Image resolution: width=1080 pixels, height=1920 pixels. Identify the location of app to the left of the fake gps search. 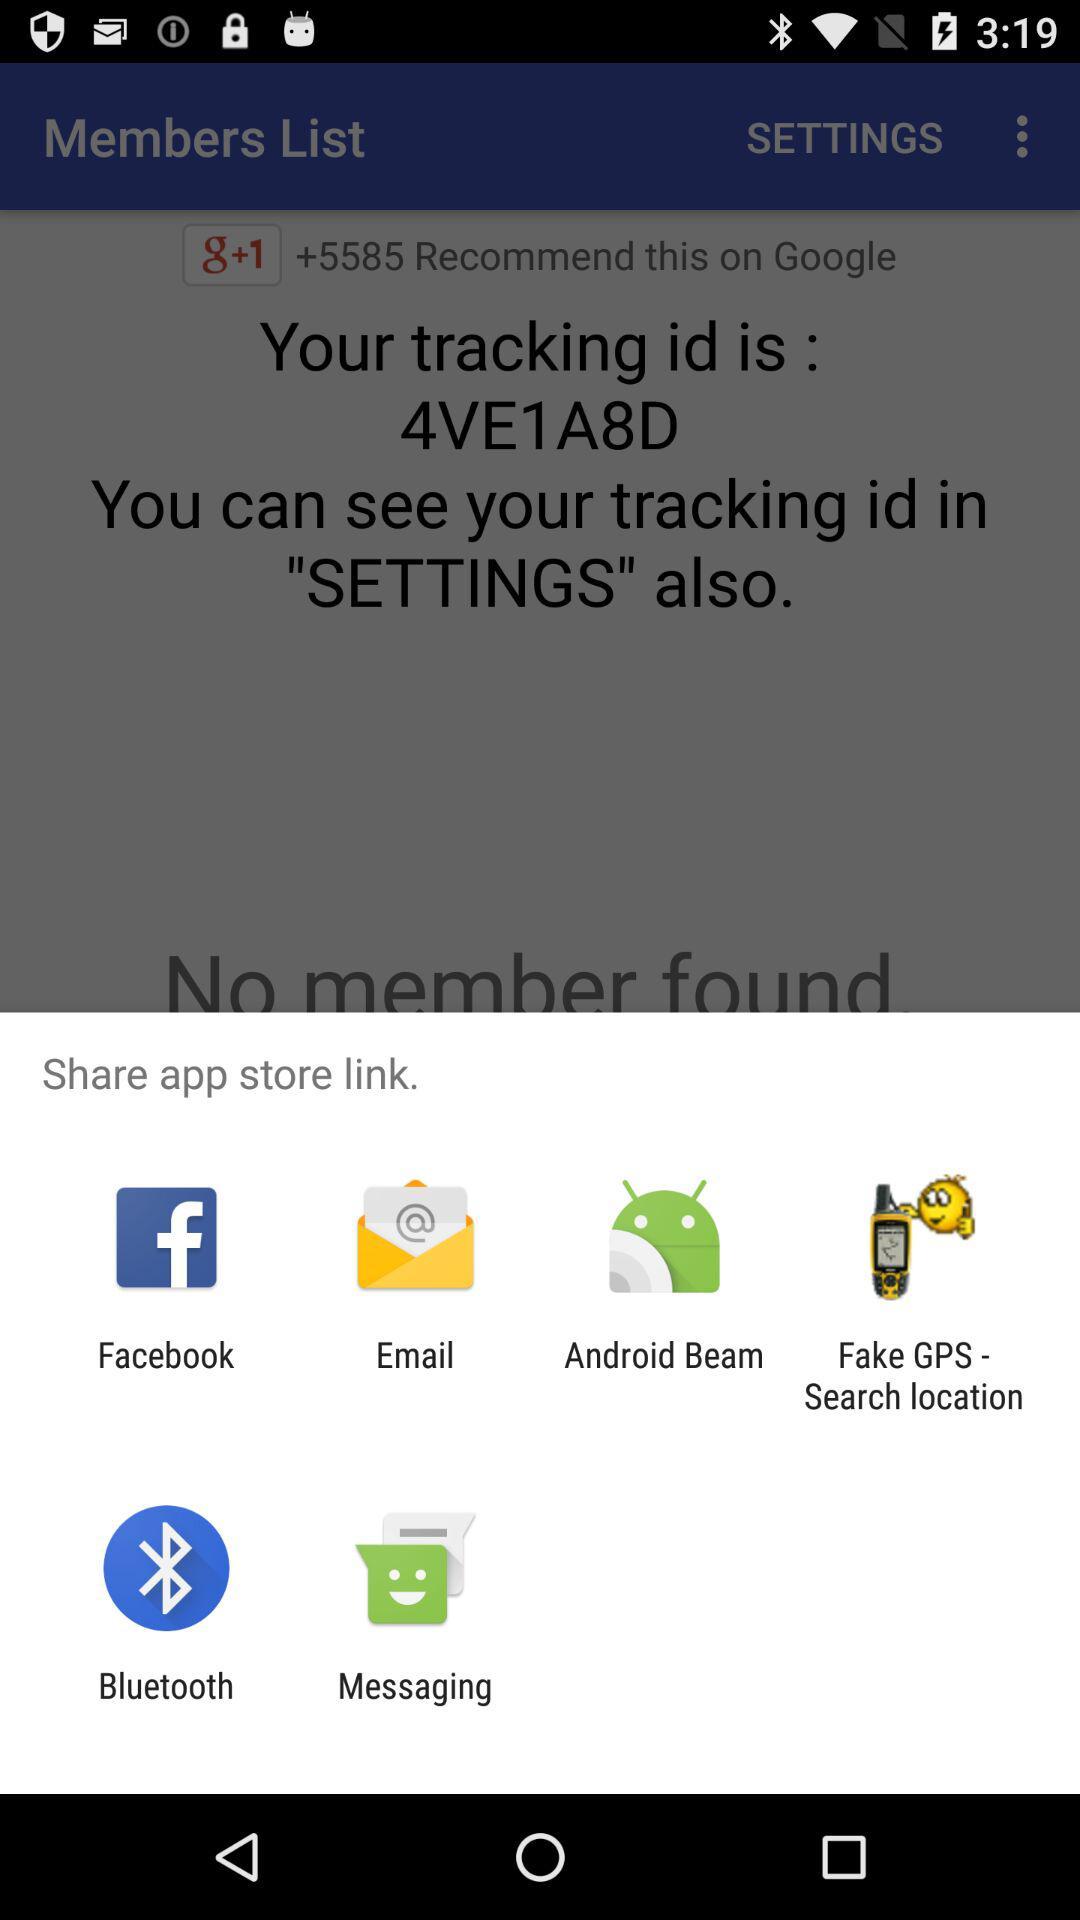
(664, 1374).